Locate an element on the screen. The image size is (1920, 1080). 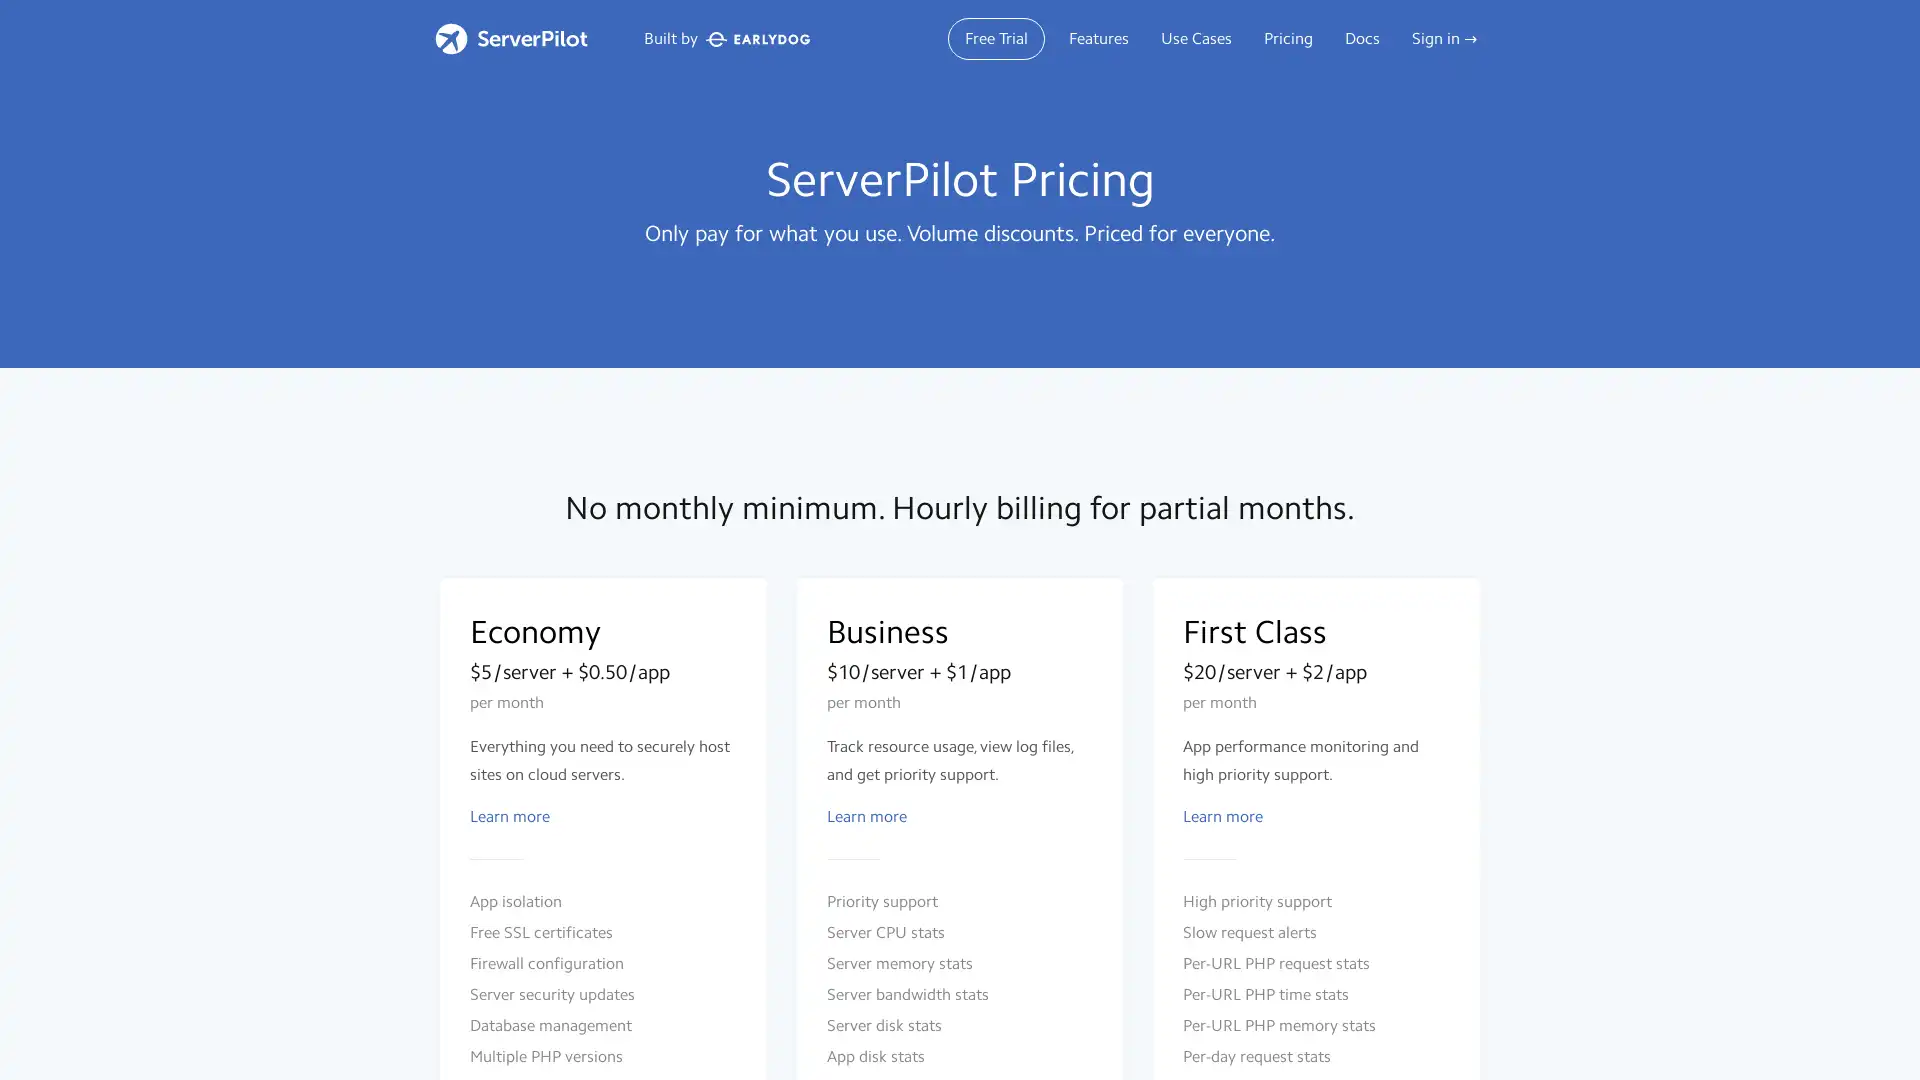
Features is located at coordinates (1098, 38).